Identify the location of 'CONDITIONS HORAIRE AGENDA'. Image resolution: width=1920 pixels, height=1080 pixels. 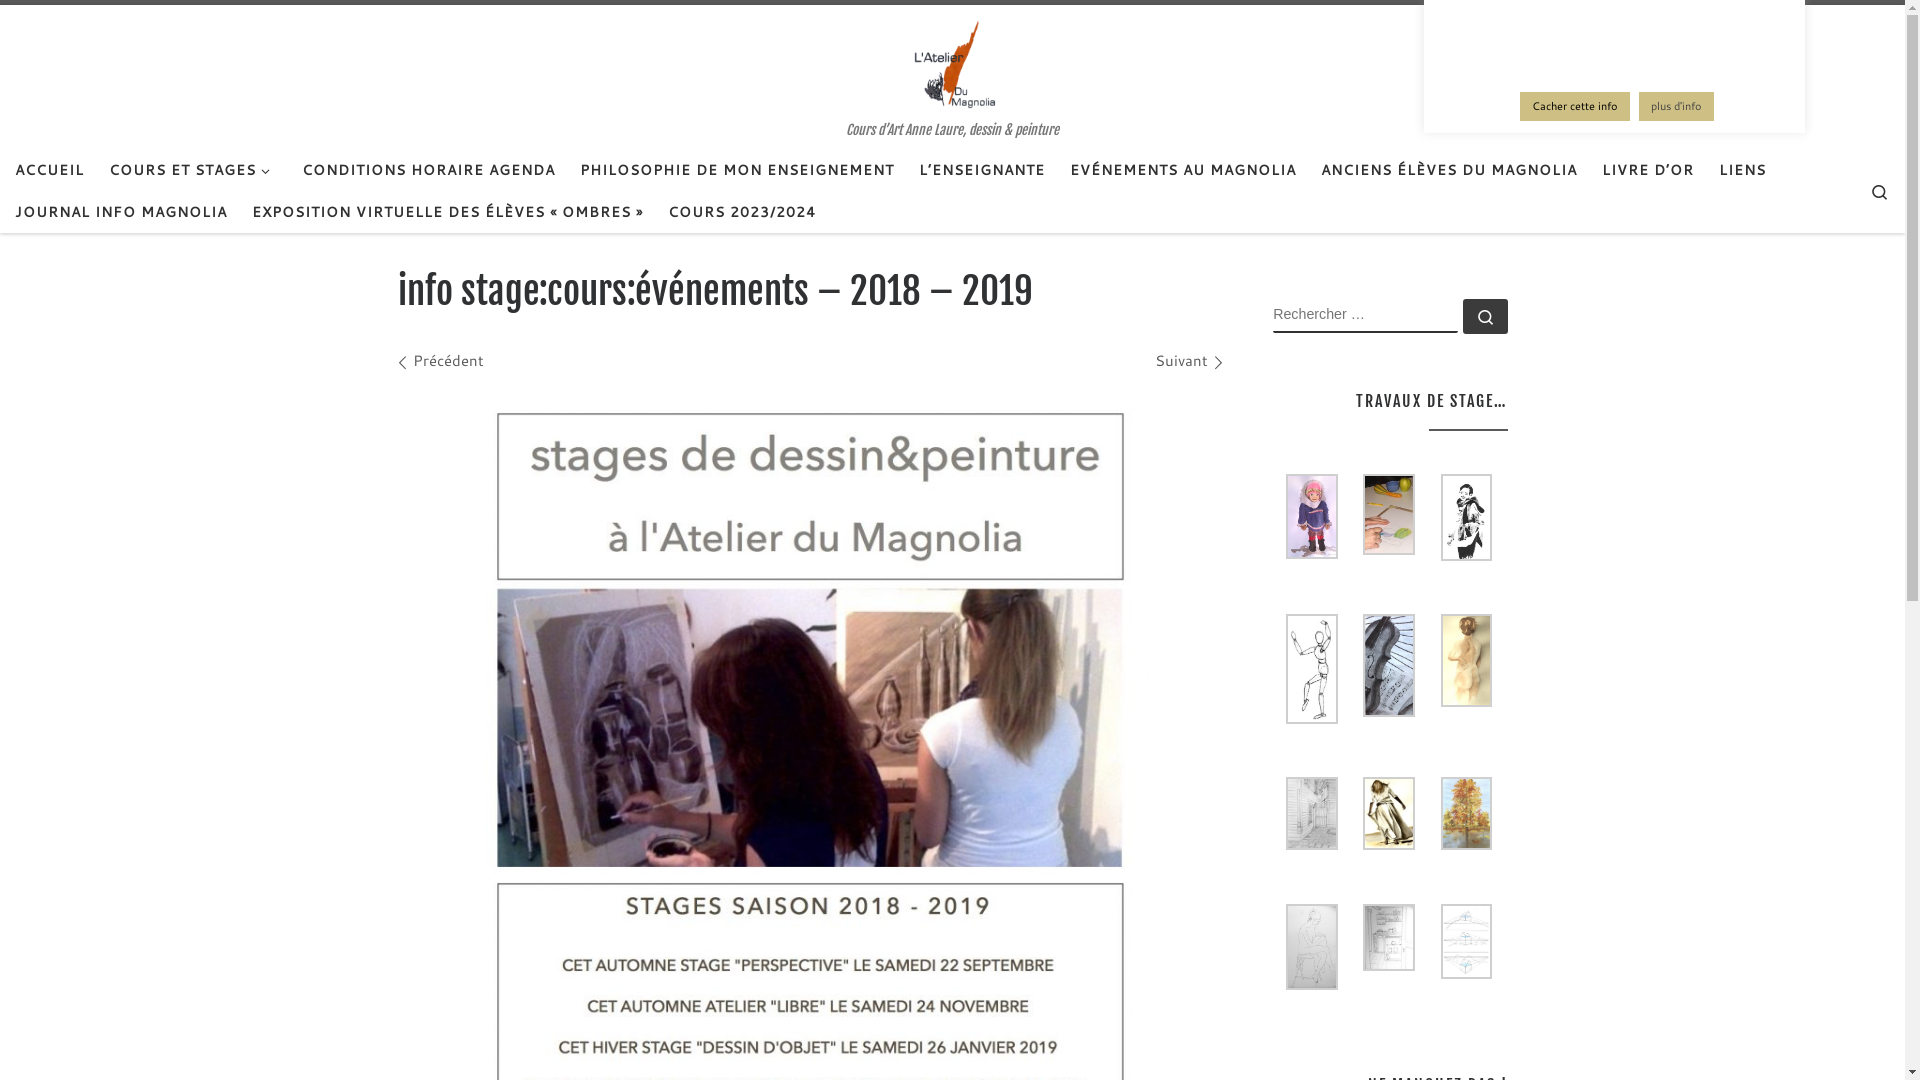
(427, 168).